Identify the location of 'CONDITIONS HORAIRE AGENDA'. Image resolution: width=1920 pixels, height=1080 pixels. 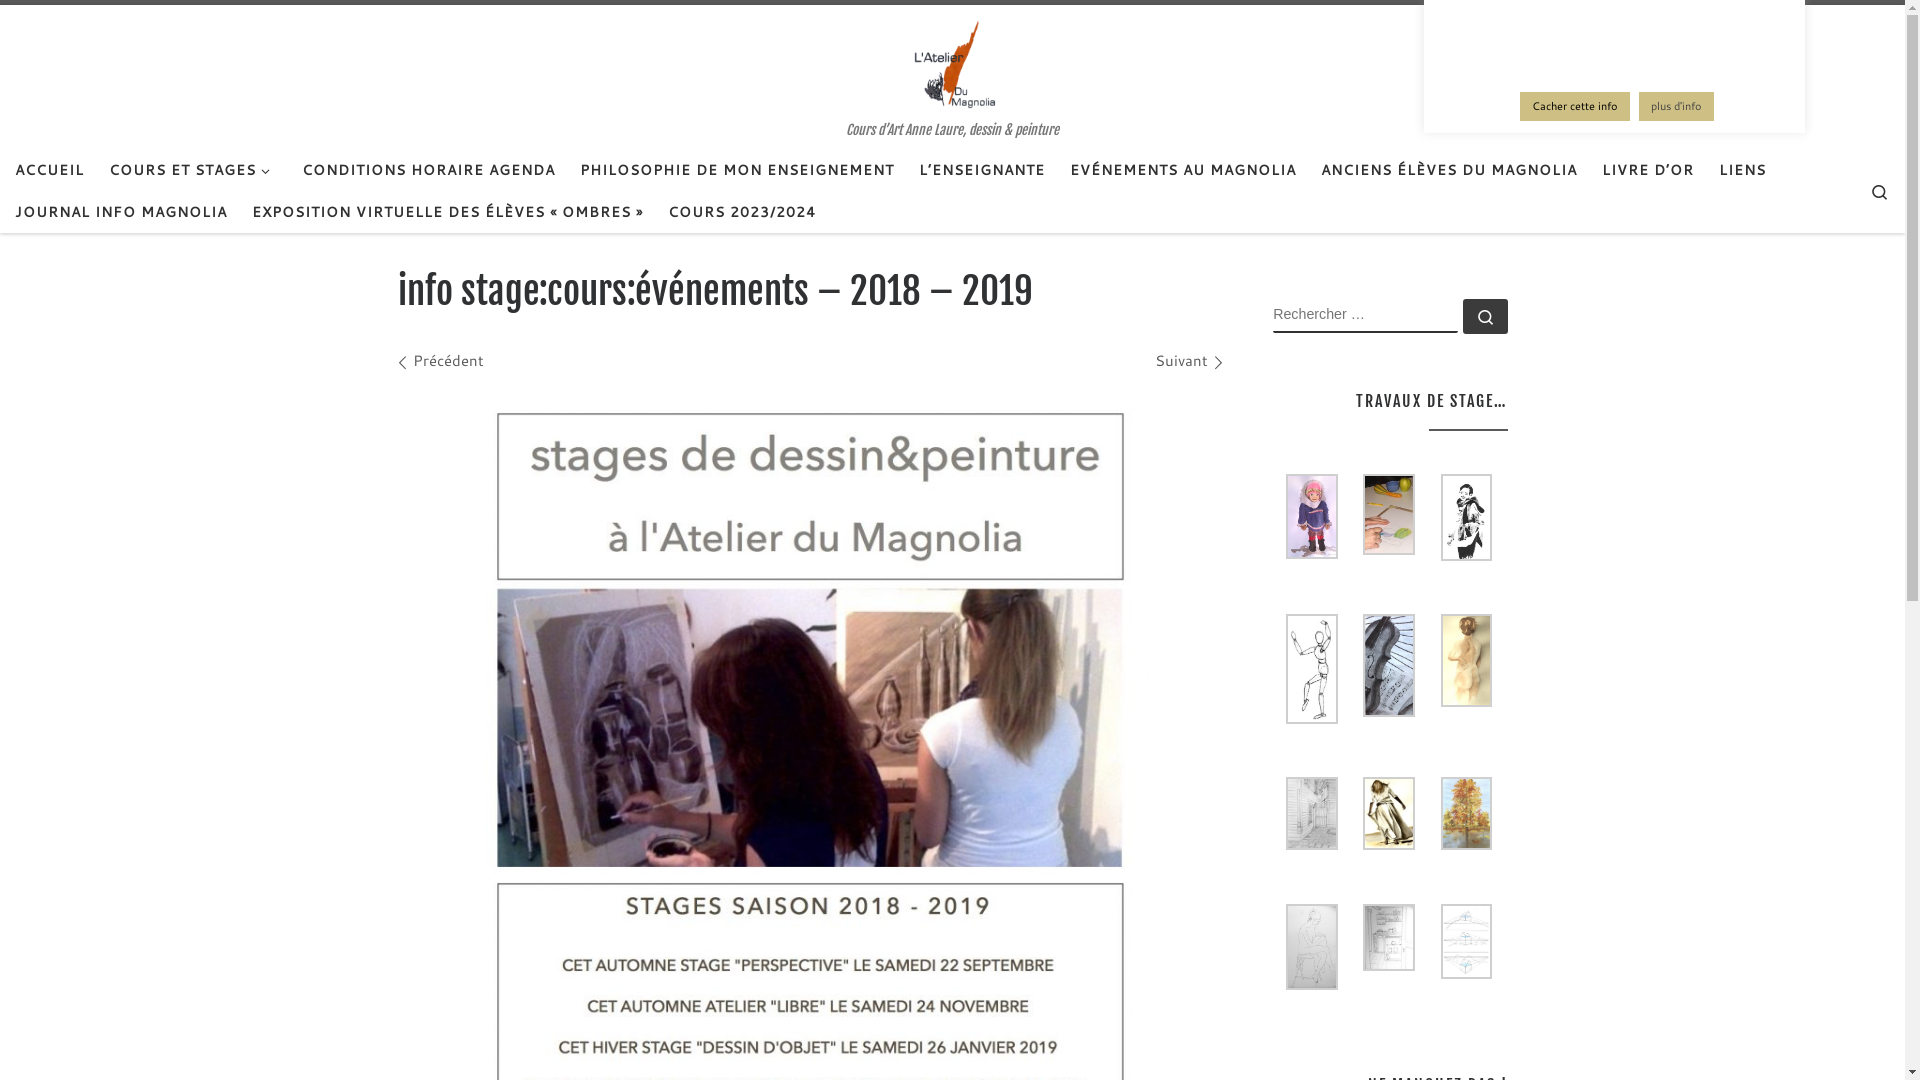
(427, 168).